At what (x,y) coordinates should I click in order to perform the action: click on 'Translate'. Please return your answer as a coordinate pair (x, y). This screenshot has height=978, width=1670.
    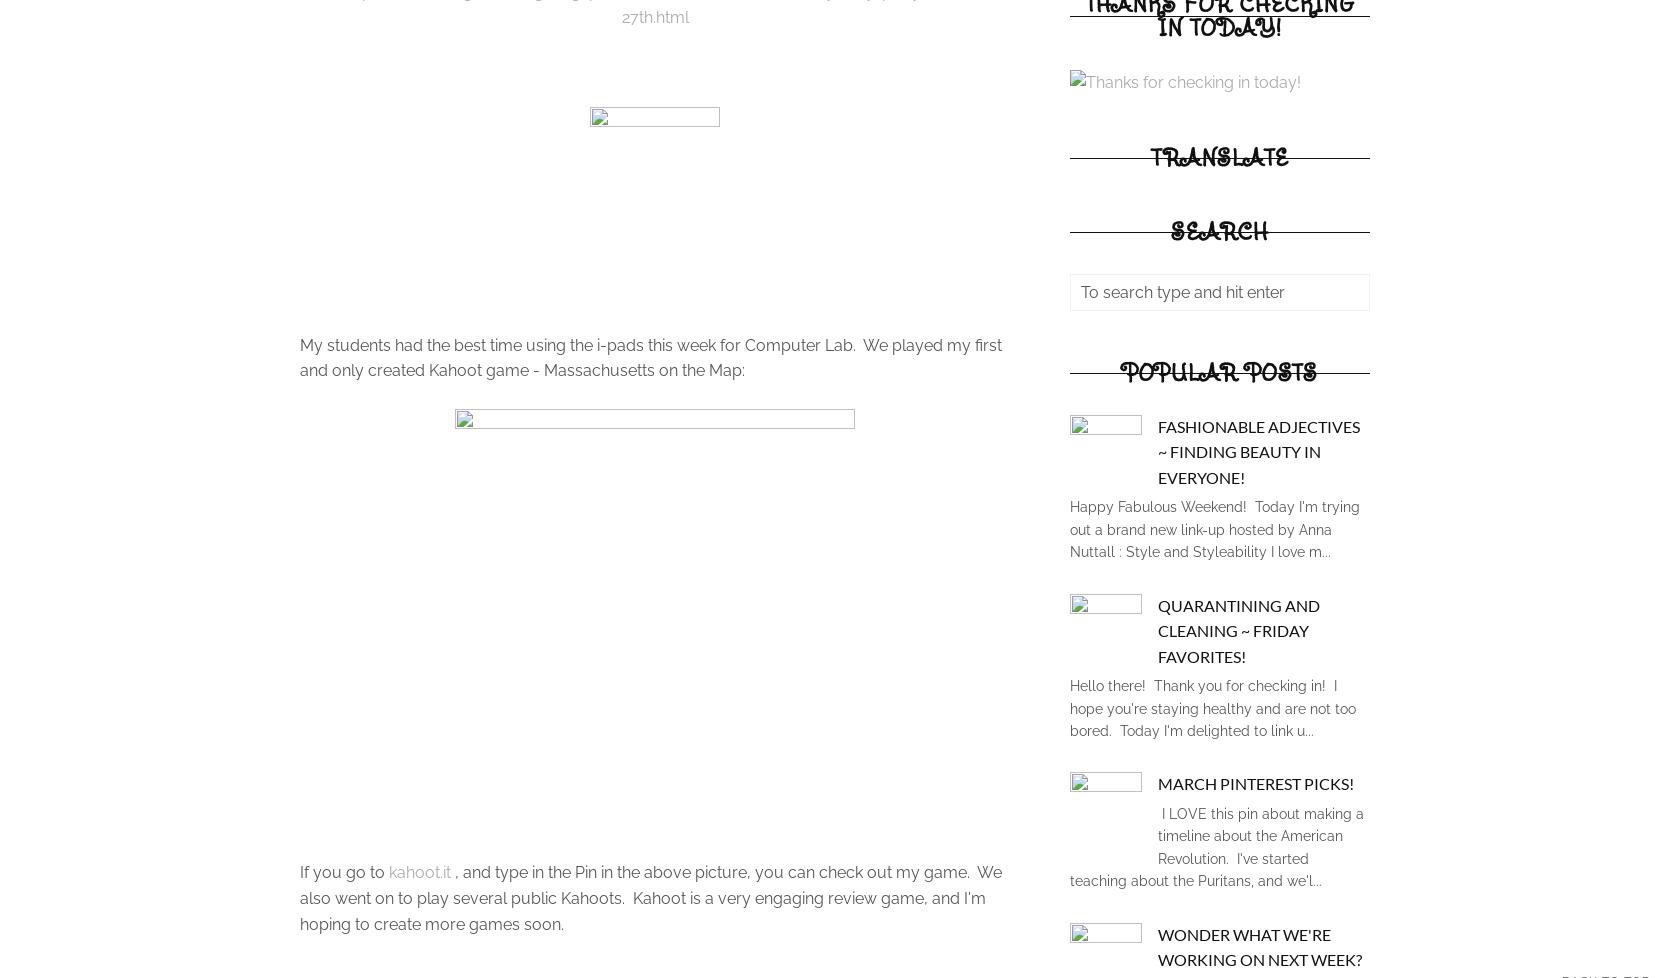
    Looking at the image, I should click on (1219, 156).